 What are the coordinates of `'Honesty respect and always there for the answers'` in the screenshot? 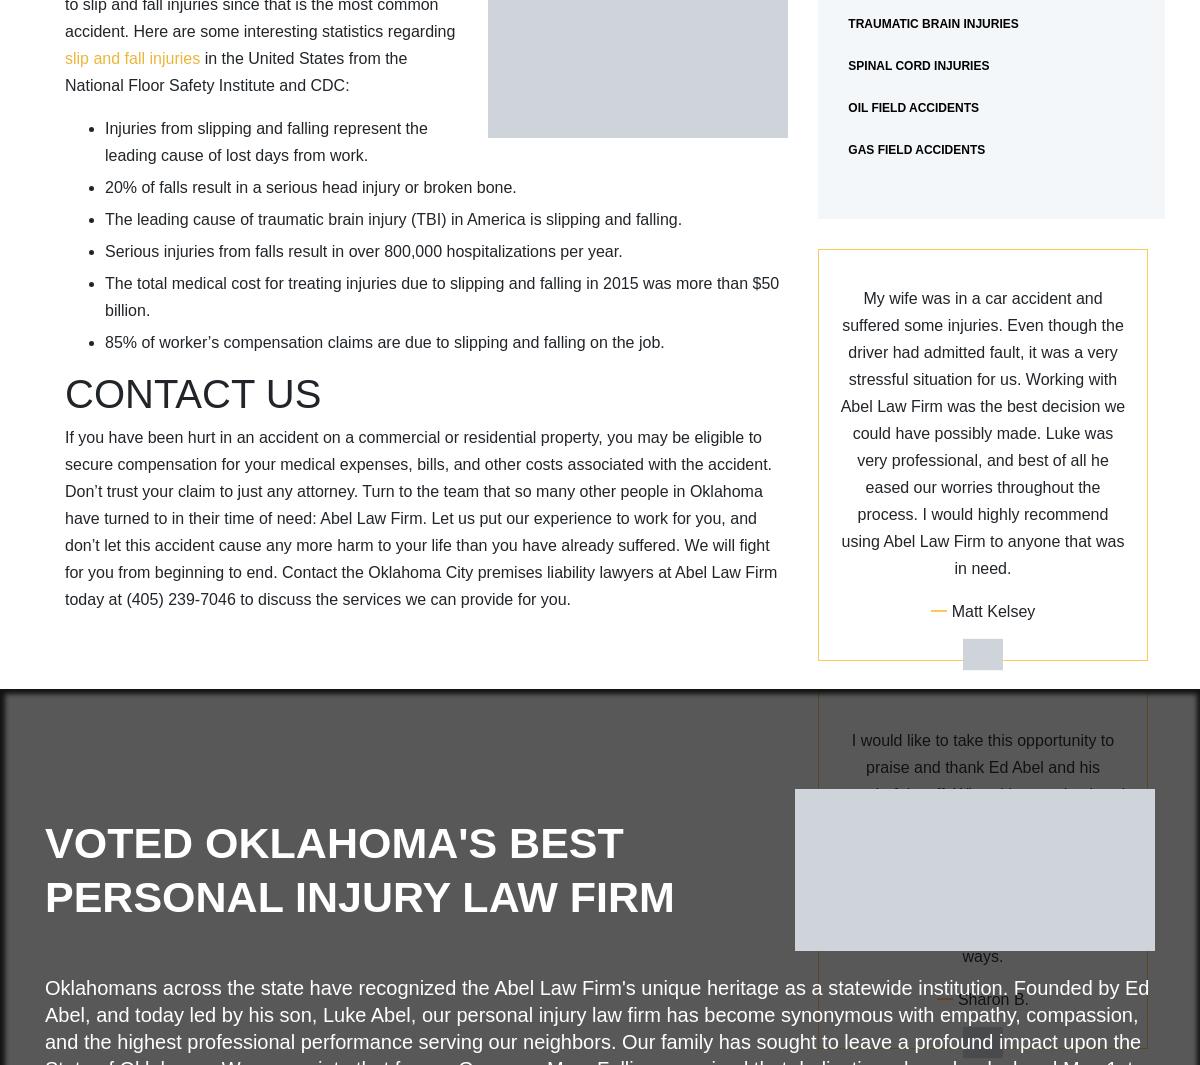 It's located at (982, 546).